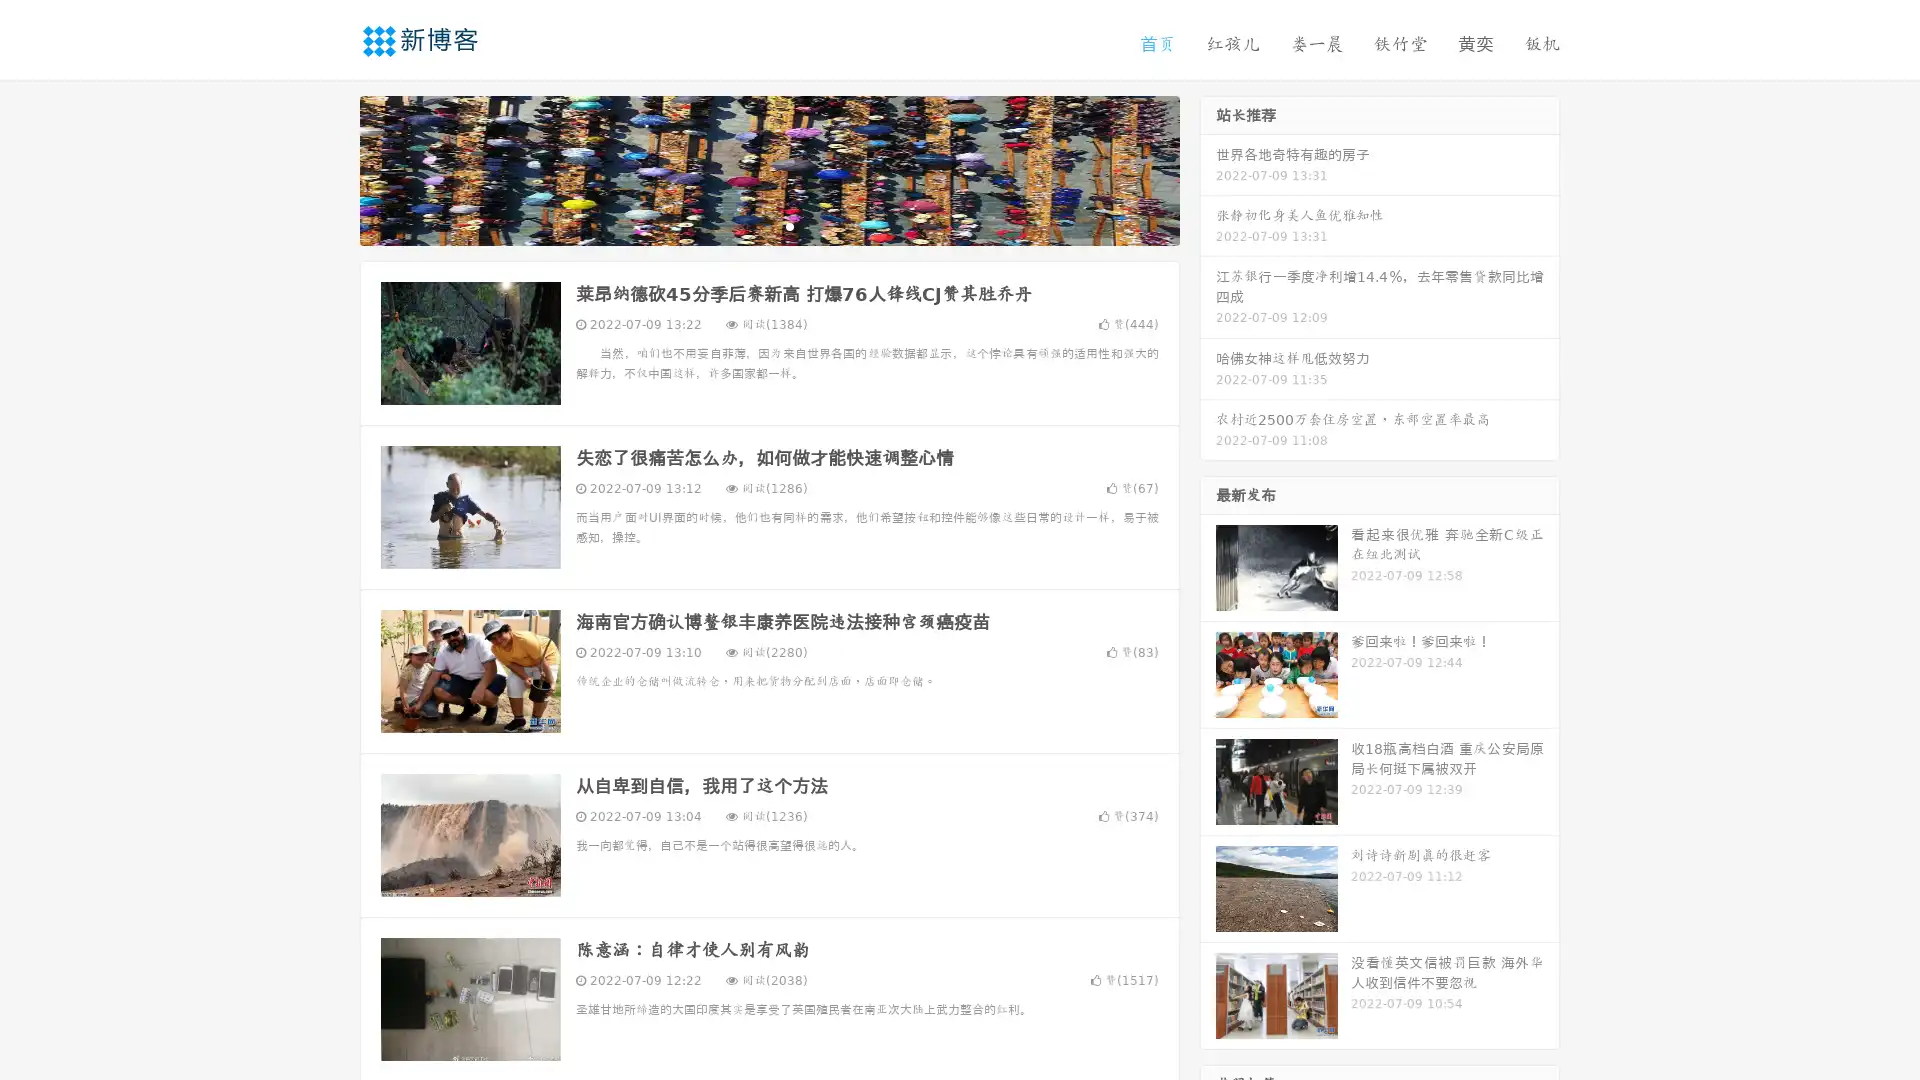 Image resolution: width=1920 pixels, height=1080 pixels. Describe the element at coordinates (330, 168) in the screenshot. I see `Previous slide` at that location.